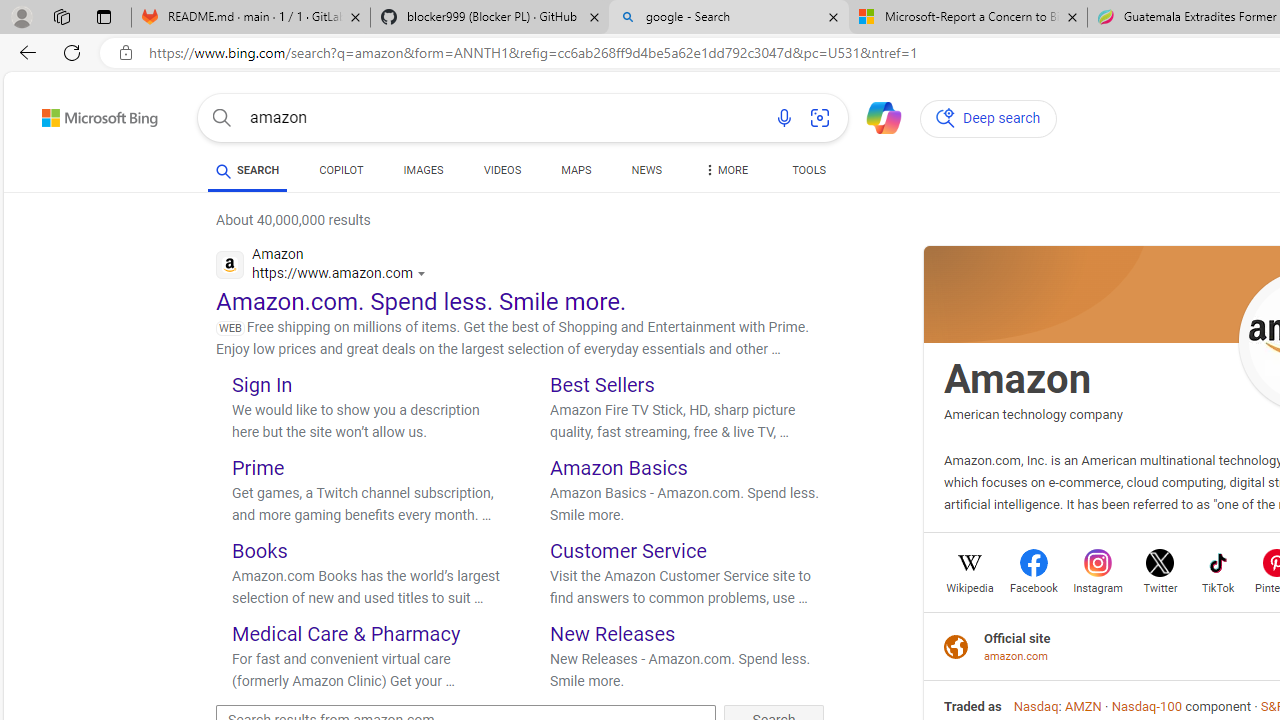 The height and width of the screenshot is (720, 1280). What do you see at coordinates (246, 170) in the screenshot?
I see `'SEARCH'` at bounding box center [246, 170].